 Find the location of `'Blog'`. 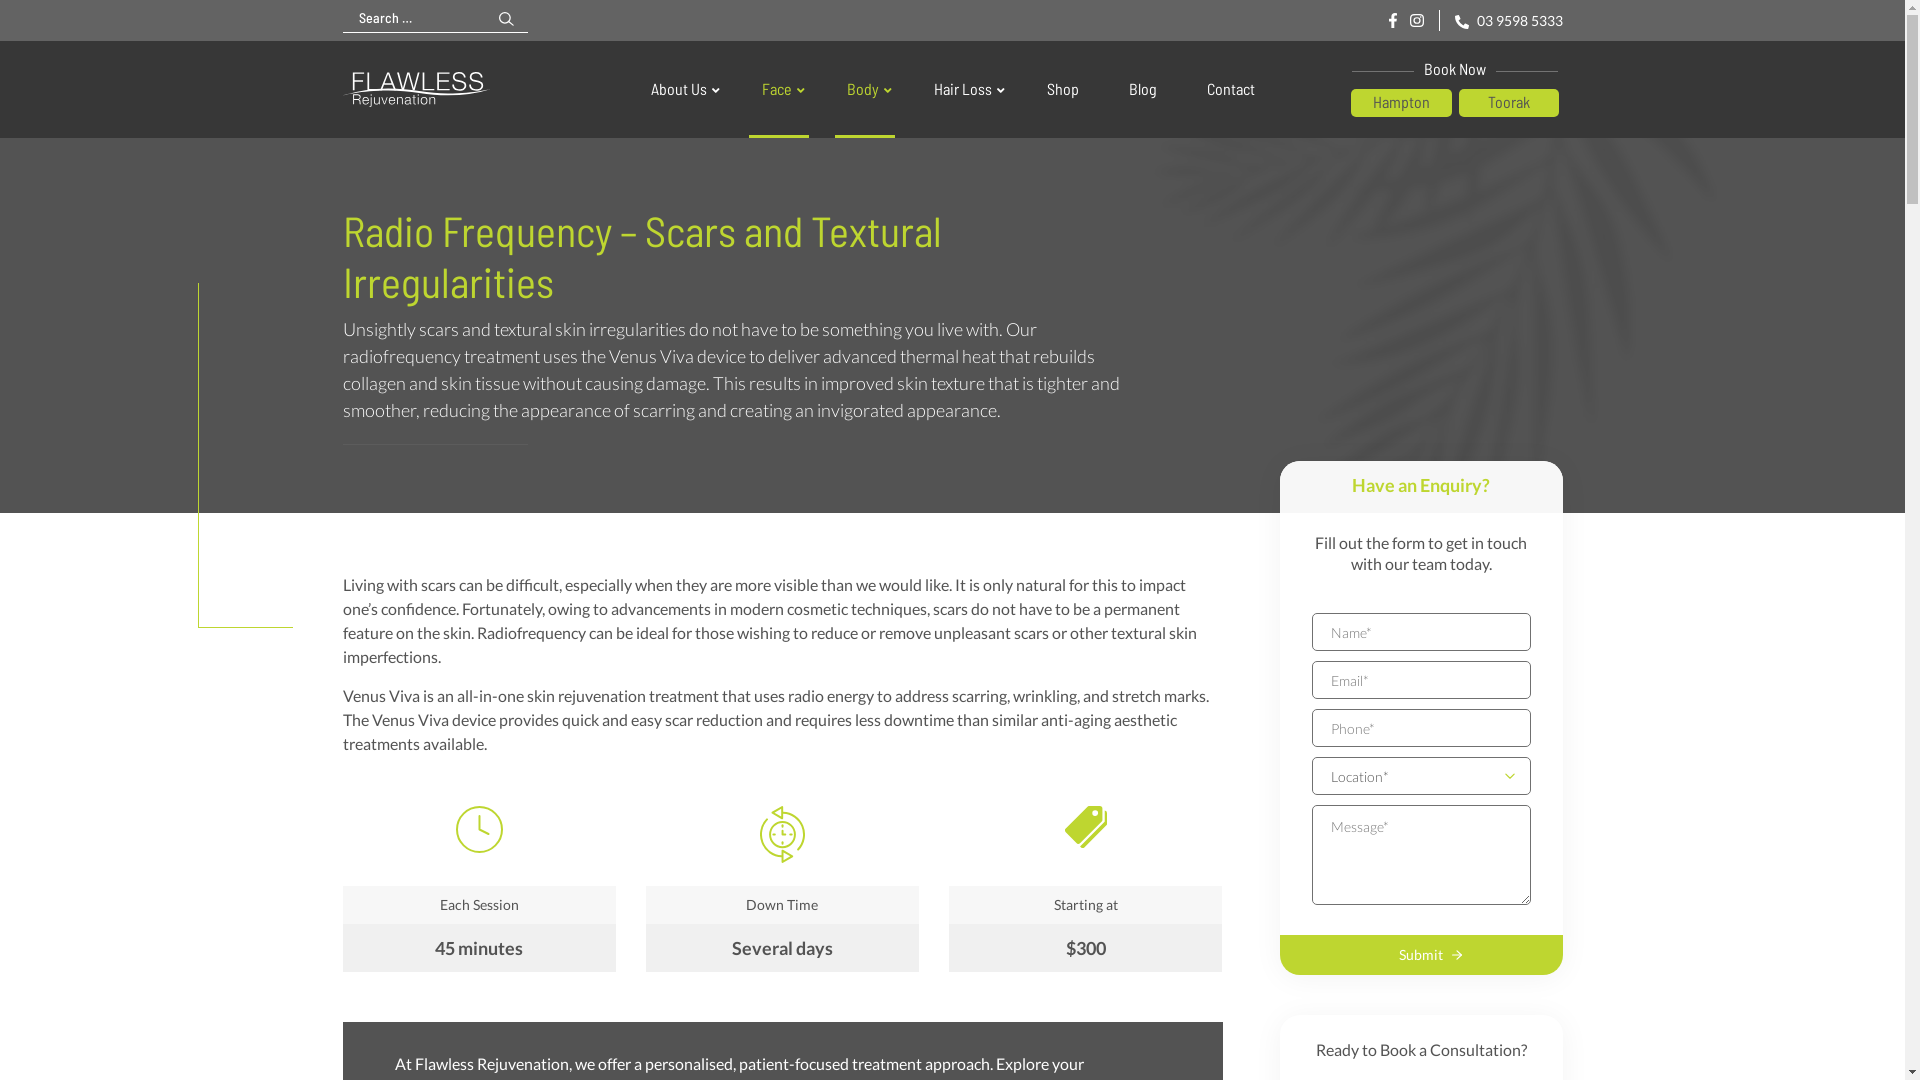

'Blog' is located at coordinates (1142, 88).